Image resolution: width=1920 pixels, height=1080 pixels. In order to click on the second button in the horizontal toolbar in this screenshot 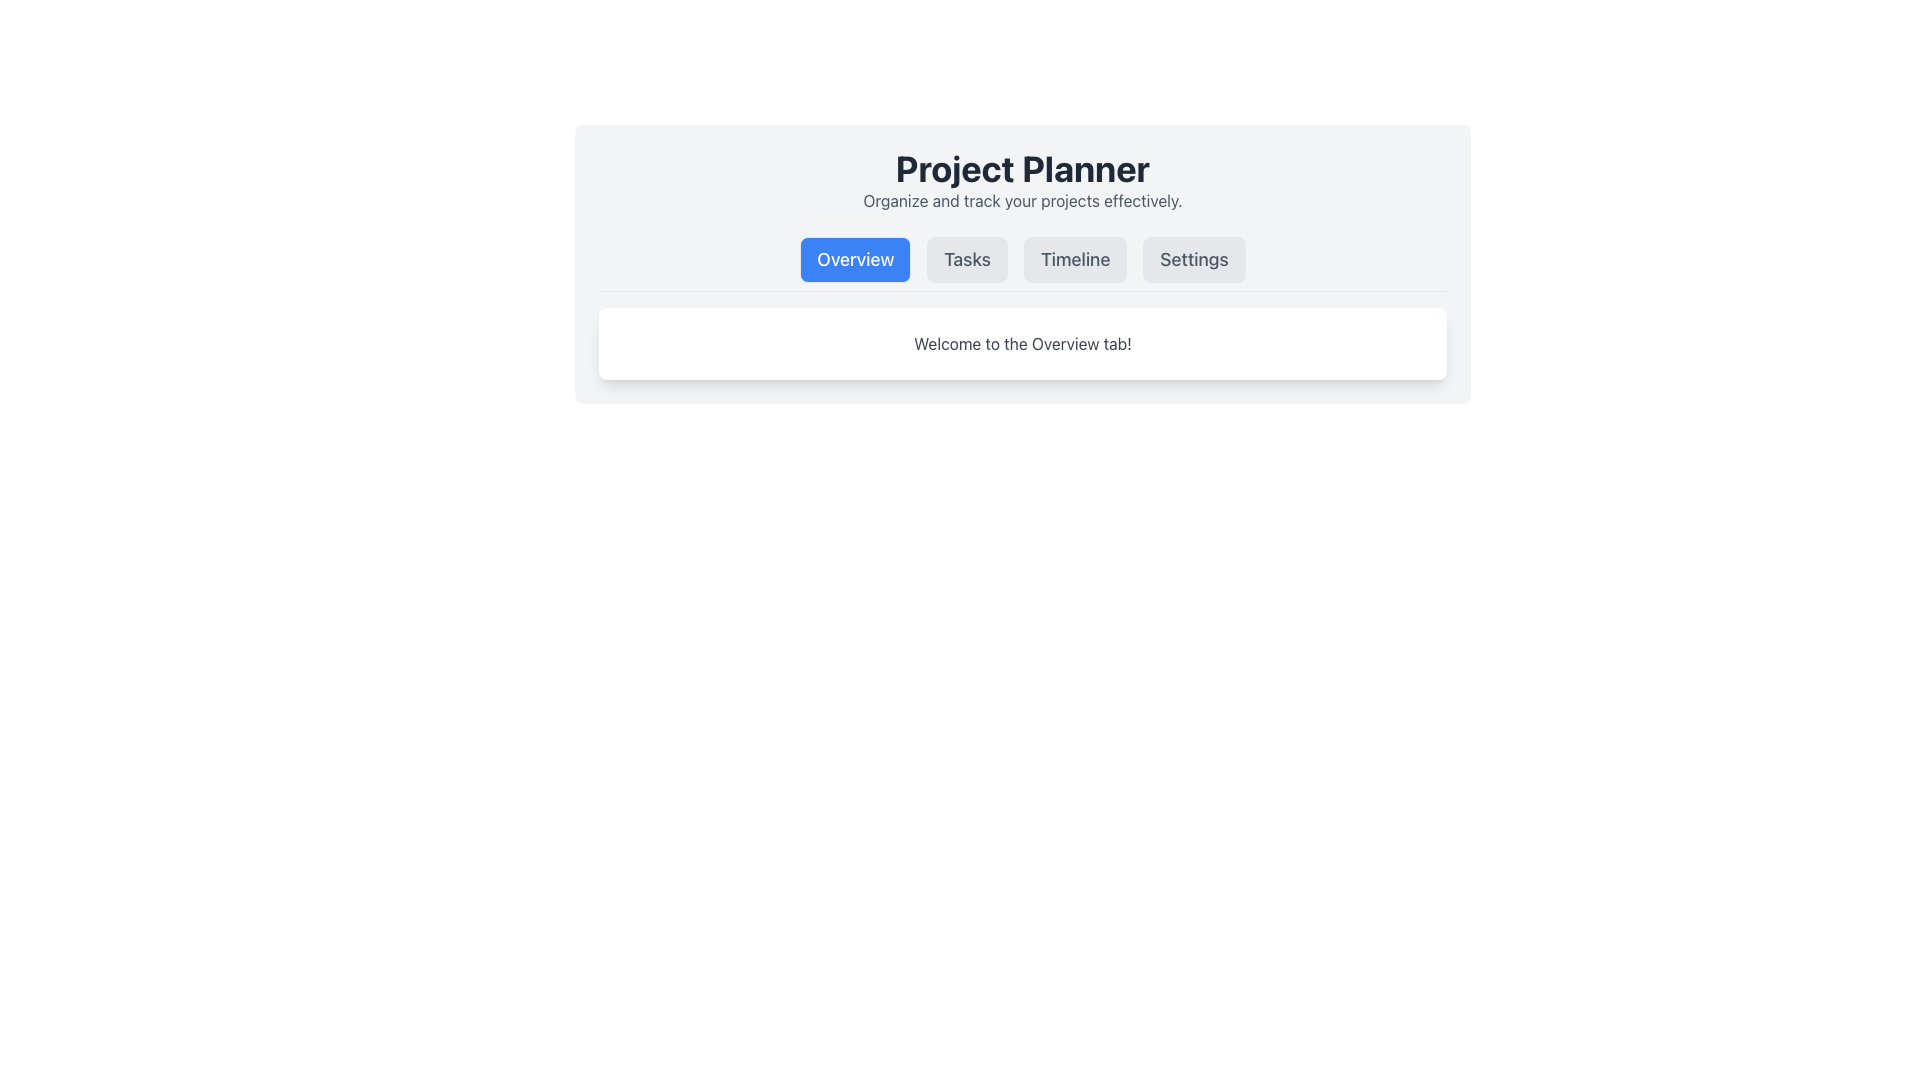, I will do `click(967, 258)`.